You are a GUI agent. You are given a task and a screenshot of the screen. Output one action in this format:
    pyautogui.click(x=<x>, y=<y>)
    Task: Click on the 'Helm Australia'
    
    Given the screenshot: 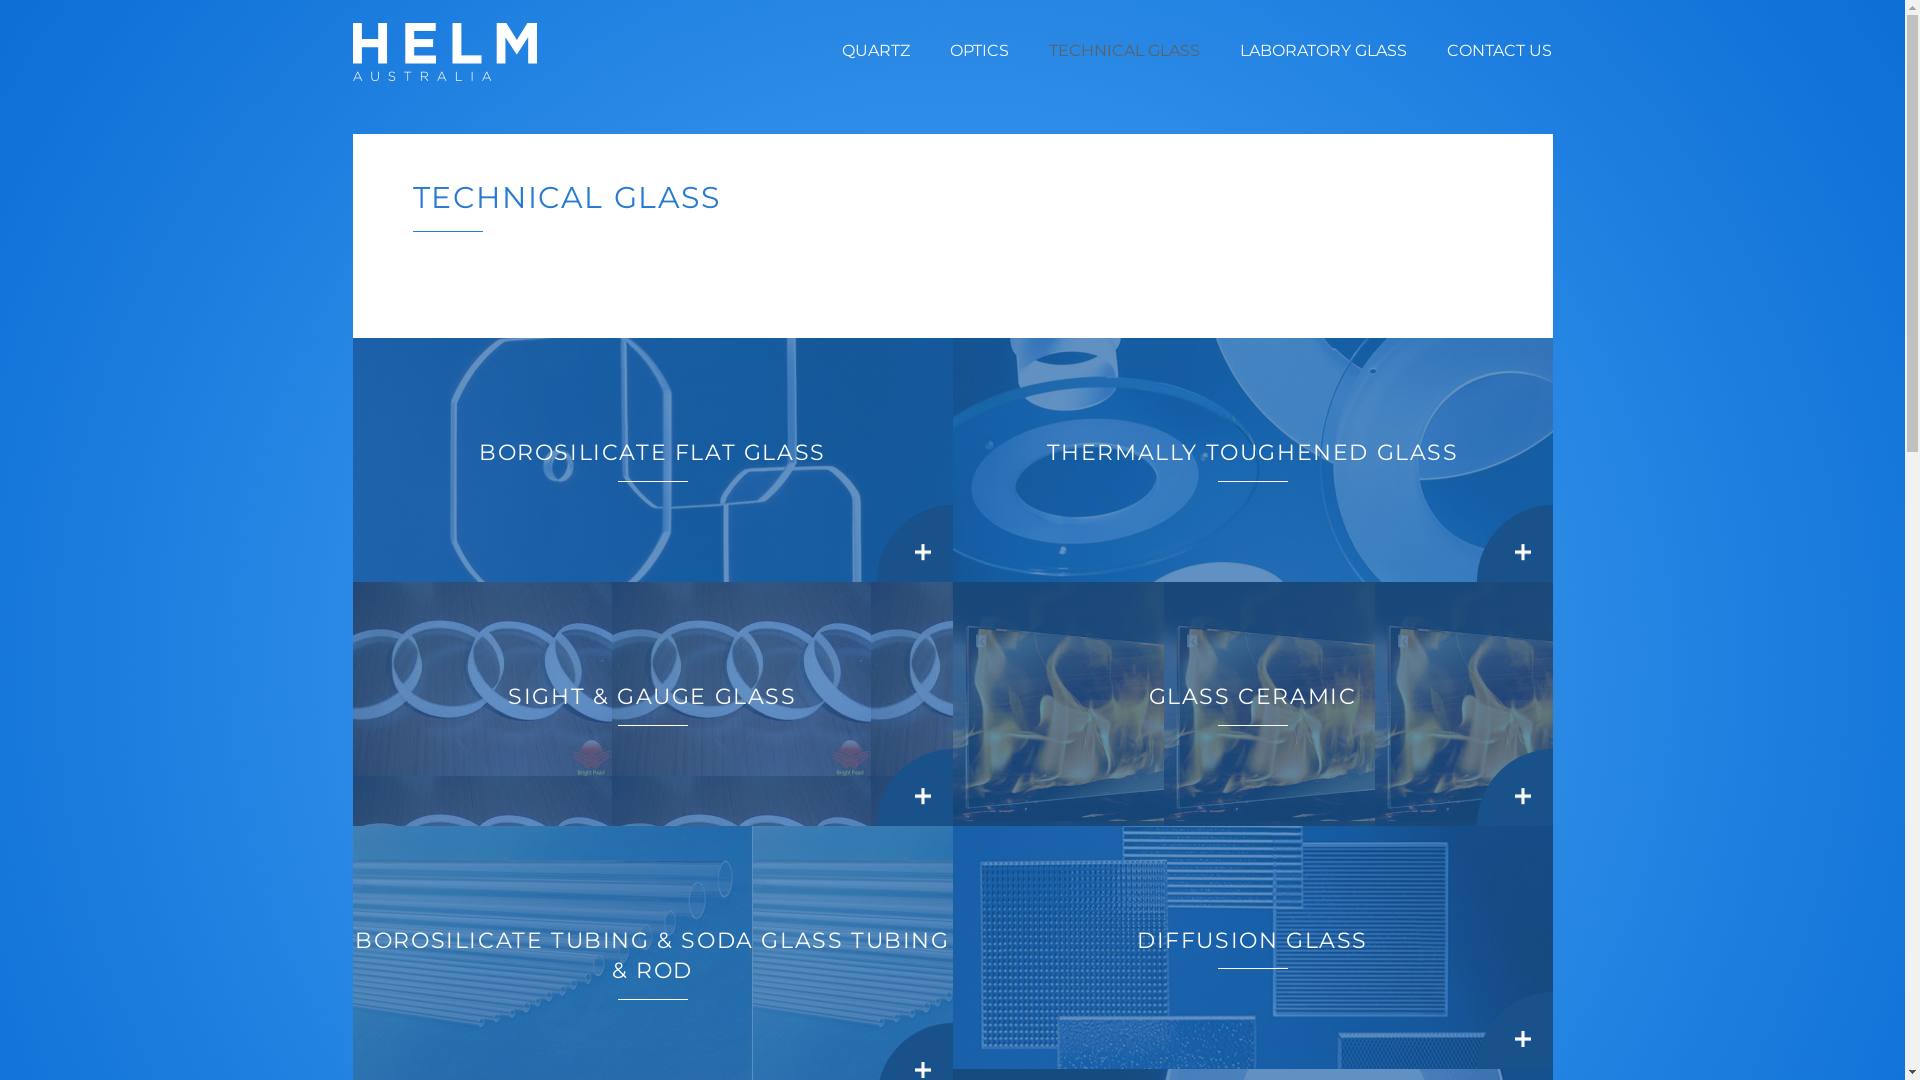 What is the action you would take?
    pyautogui.click(x=443, y=50)
    